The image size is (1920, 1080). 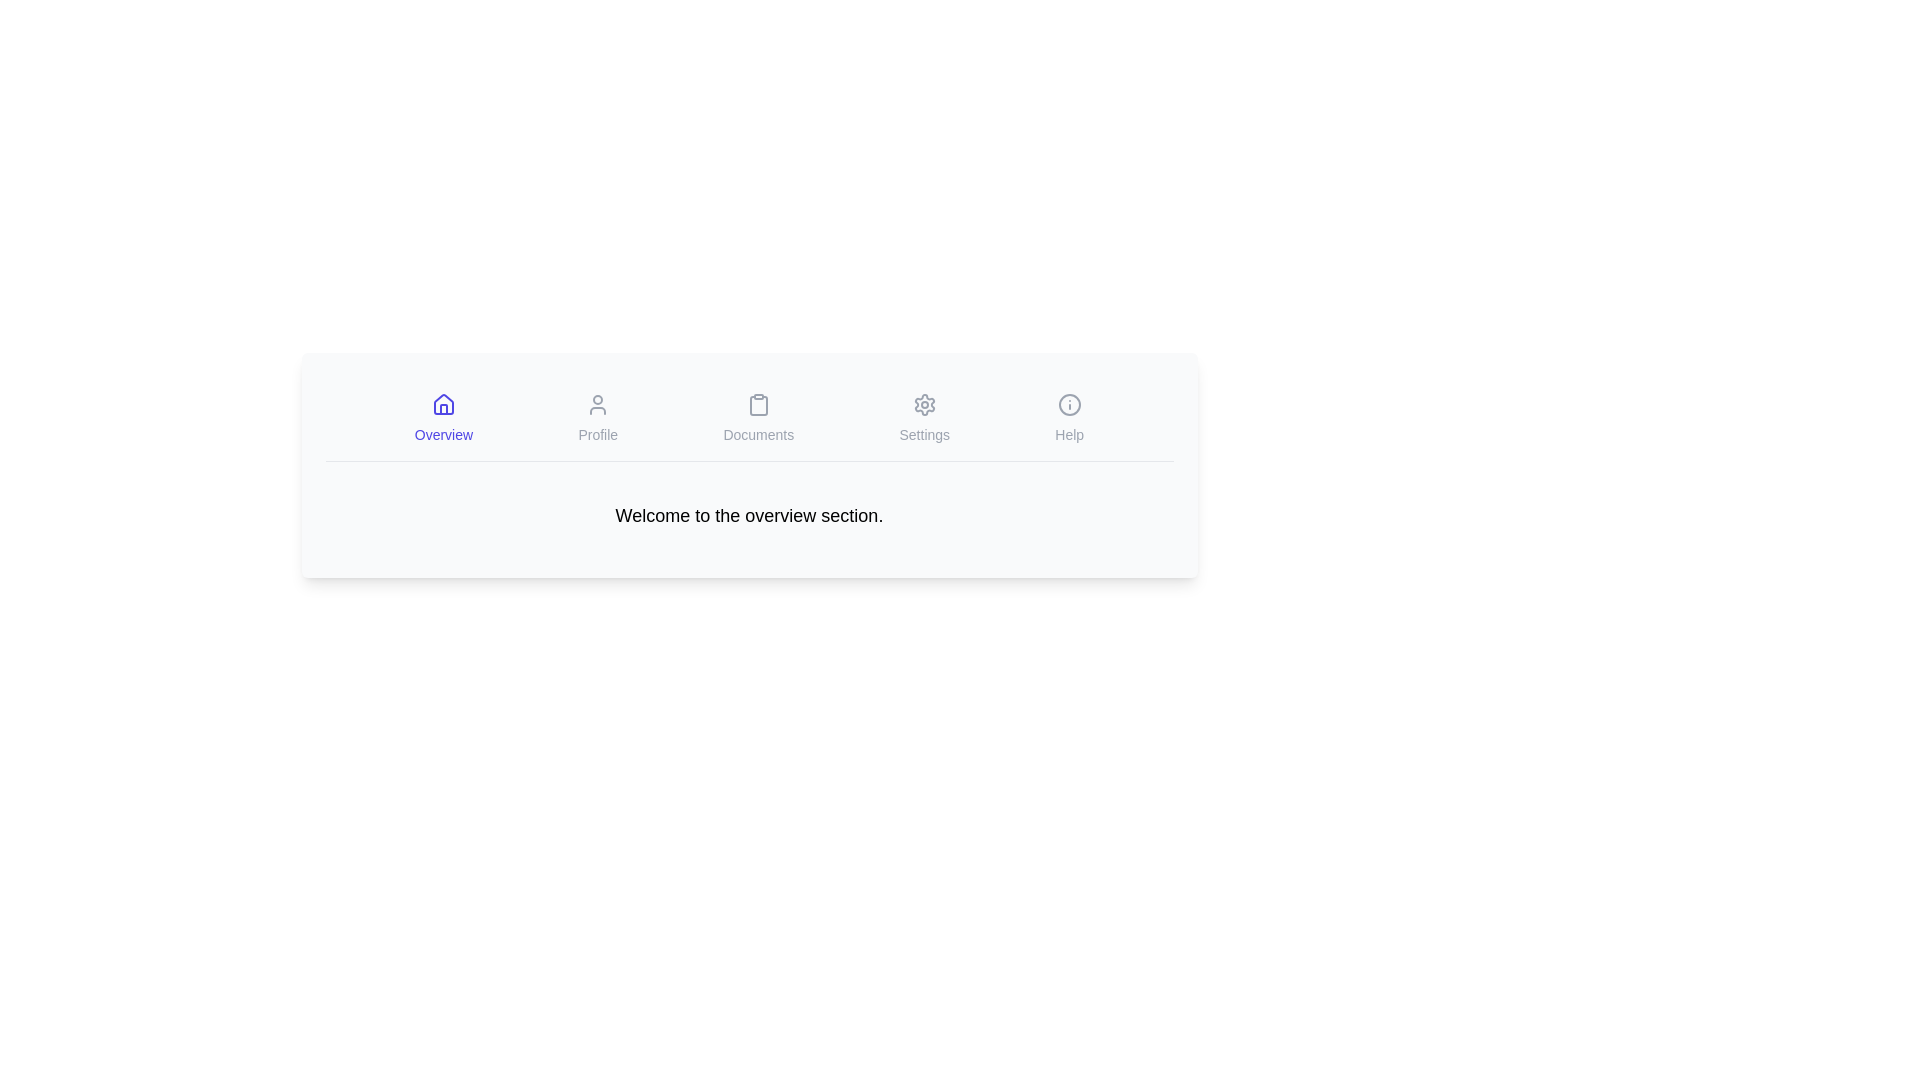 I want to click on the circular 'information' icon located at the rightmost position of the top menu bar, which is associated with the 'Help' text, so click(x=1068, y=405).